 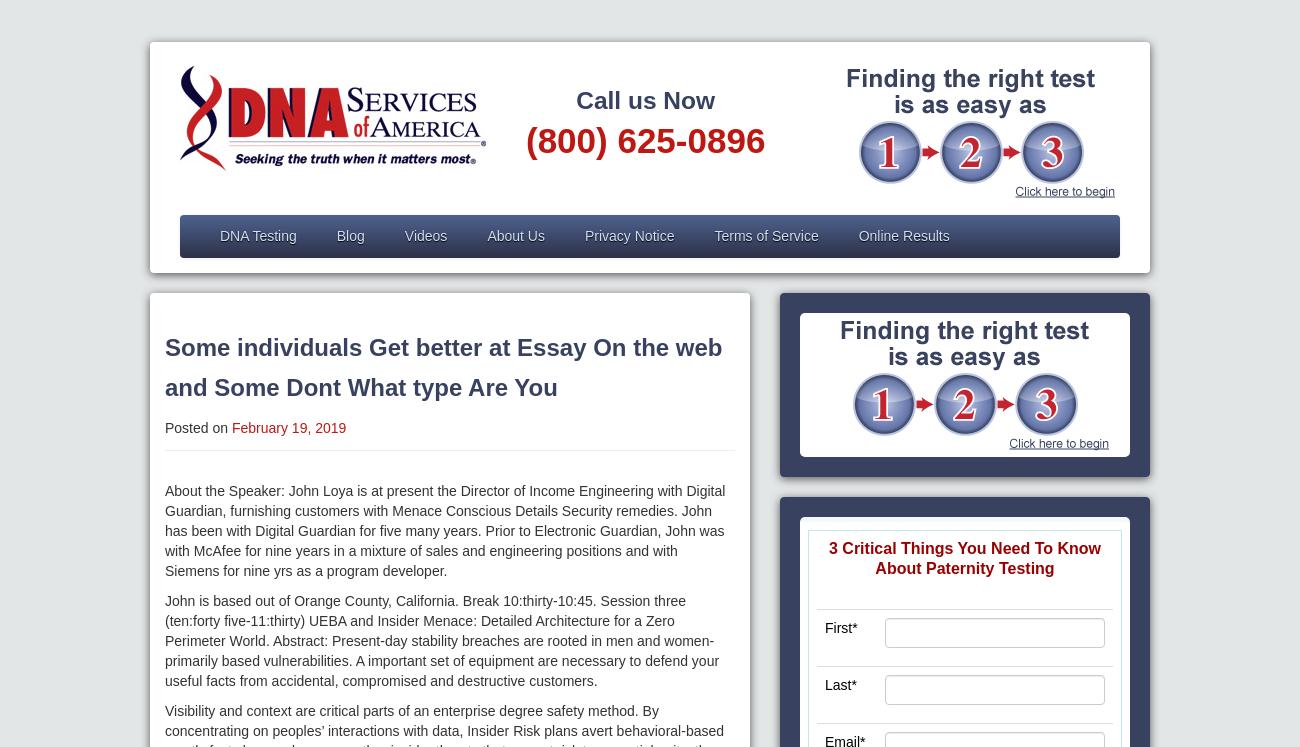 What do you see at coordinates (180, 243) in the screenshot?
I see `'Main menu'` at bounding box center [180, 243].